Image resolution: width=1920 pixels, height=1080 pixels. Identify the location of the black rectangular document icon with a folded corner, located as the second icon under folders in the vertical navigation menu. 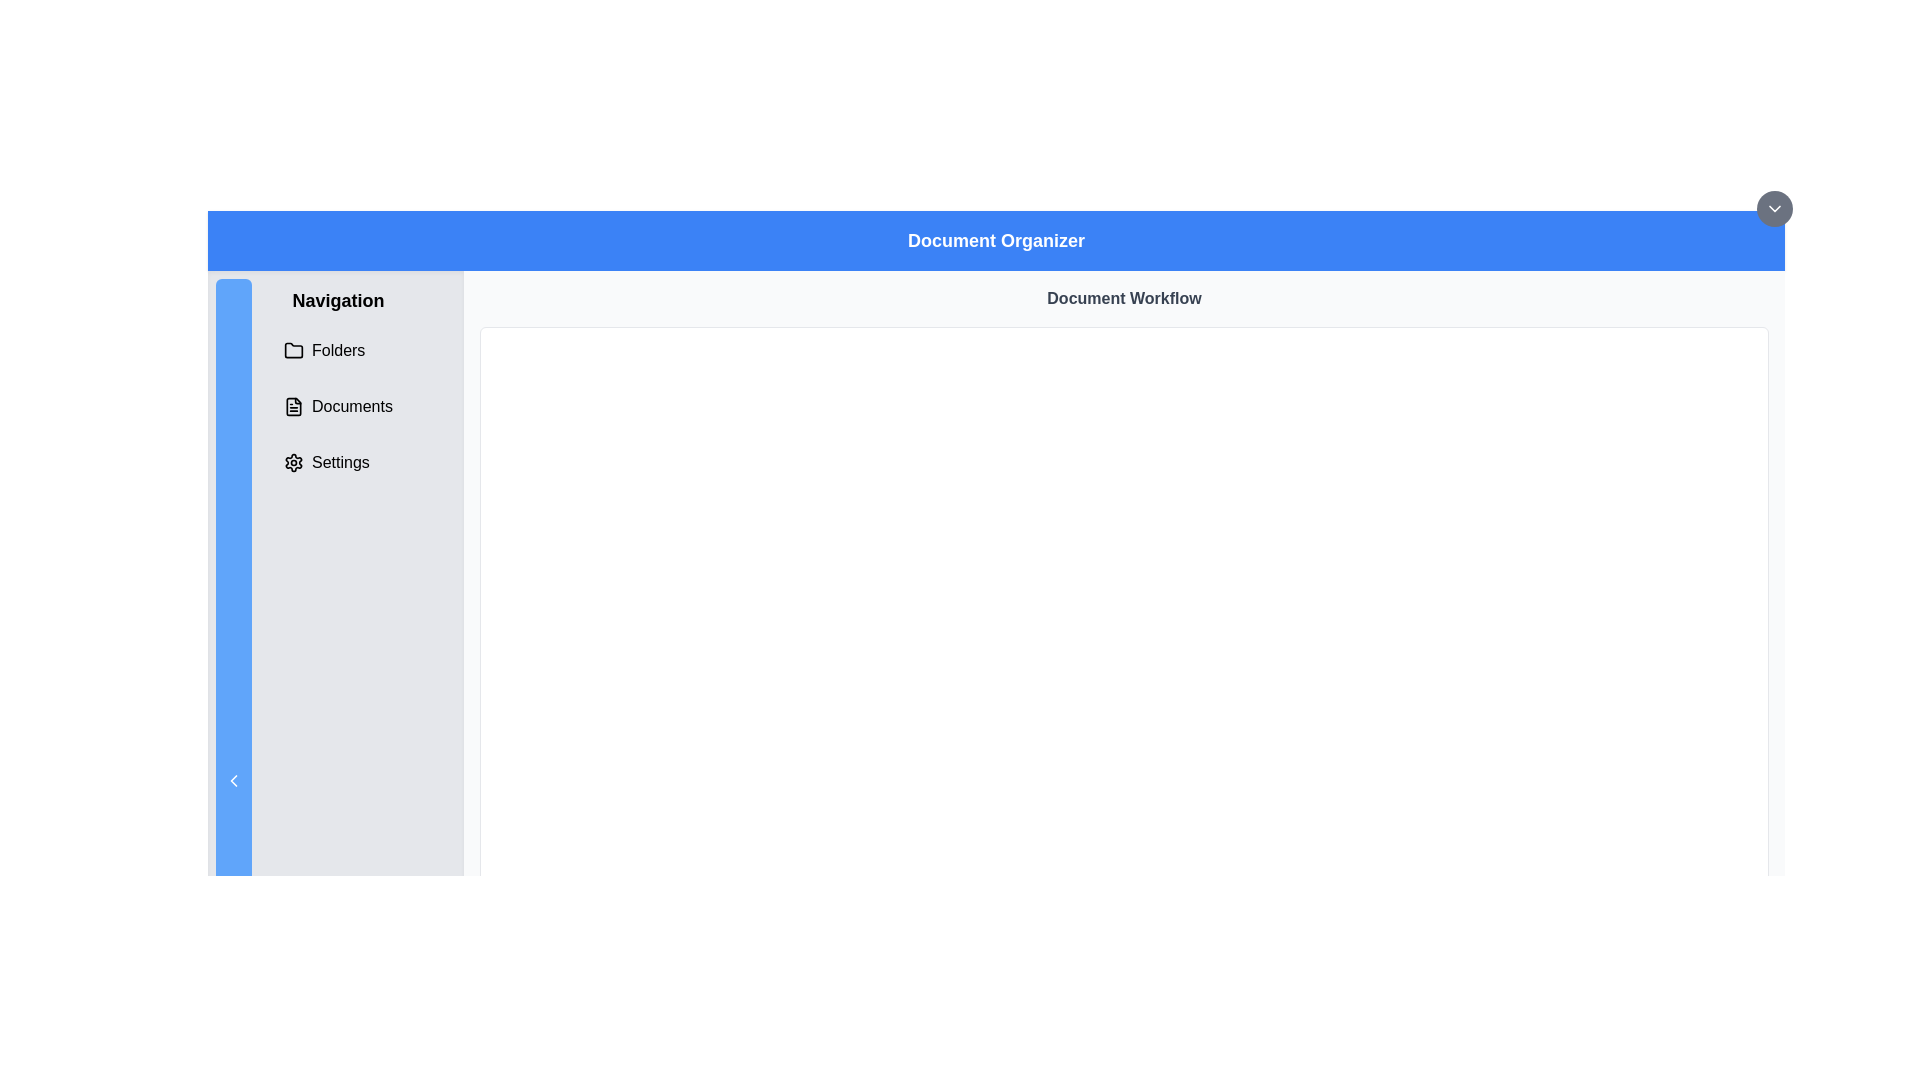
(292, 406).